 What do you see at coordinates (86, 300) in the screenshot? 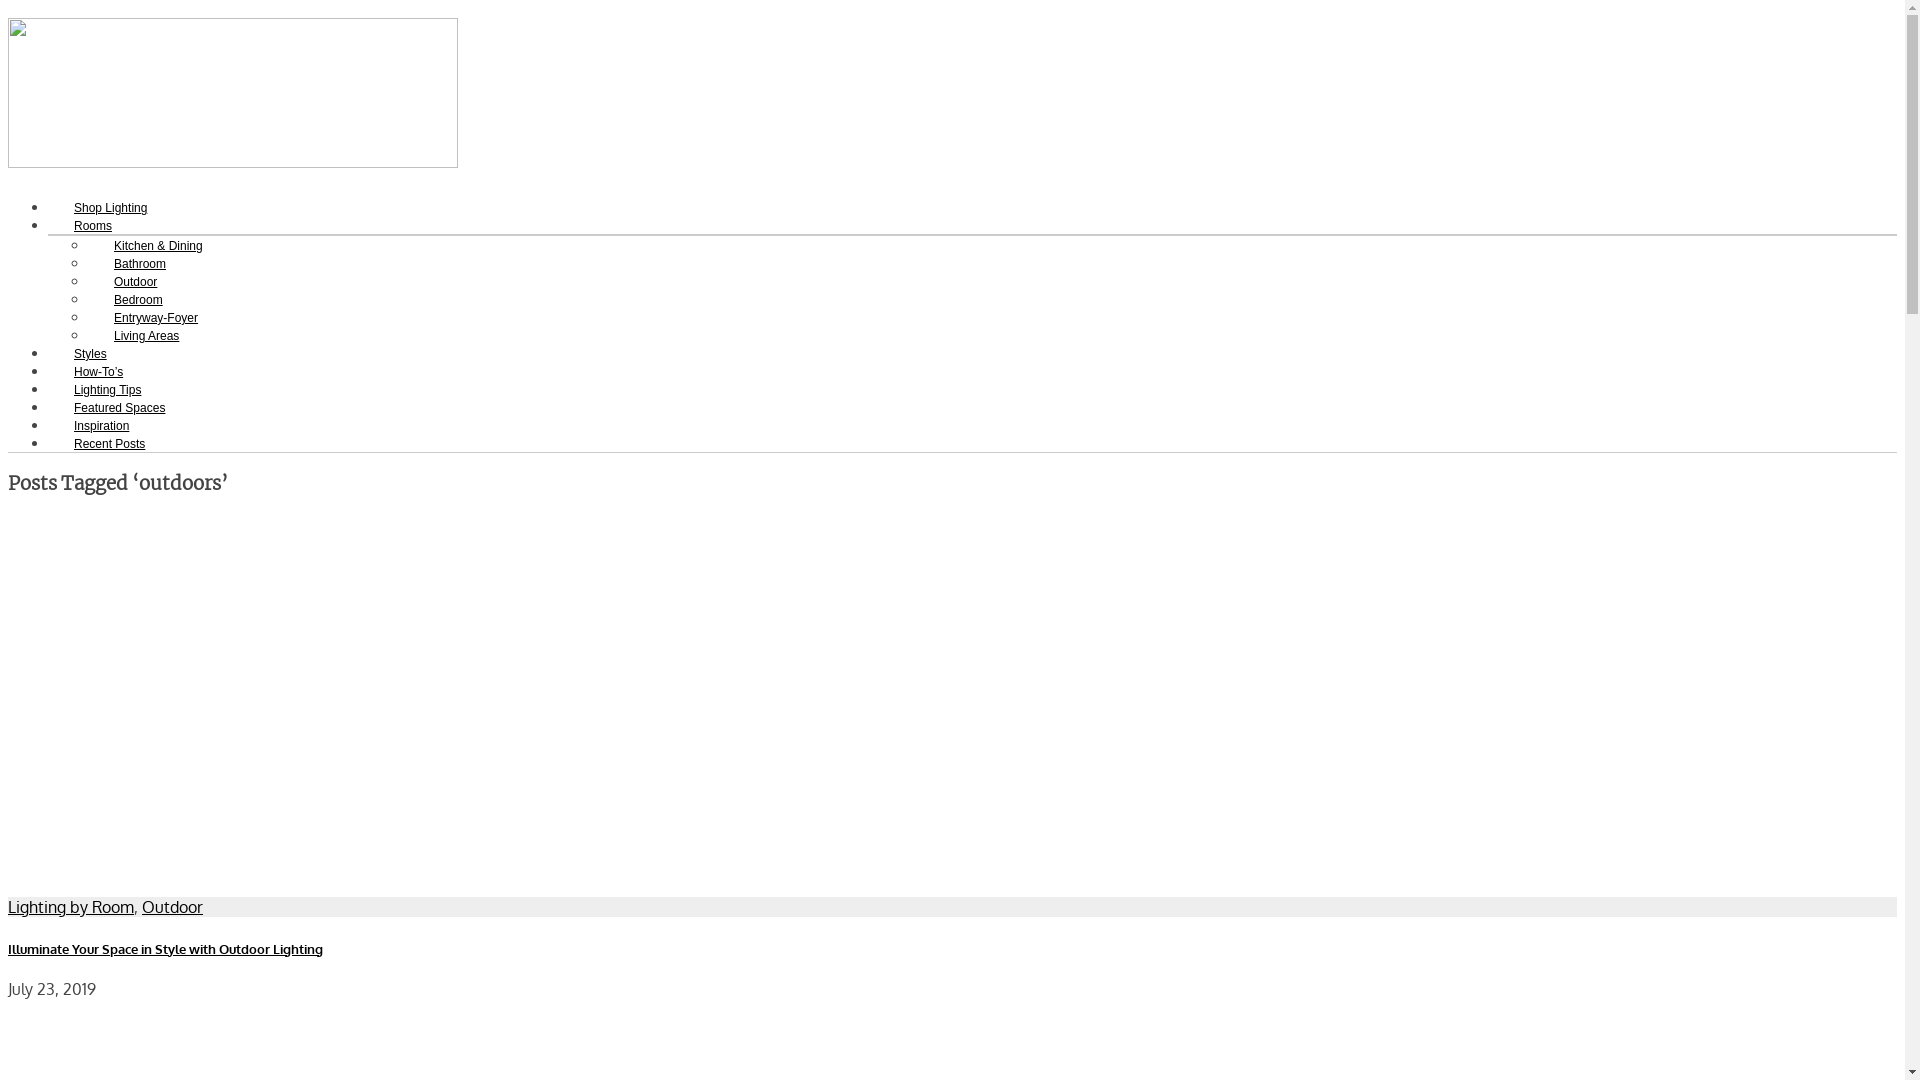
I see `'Bedroom'` at bounding box center [86, 300].